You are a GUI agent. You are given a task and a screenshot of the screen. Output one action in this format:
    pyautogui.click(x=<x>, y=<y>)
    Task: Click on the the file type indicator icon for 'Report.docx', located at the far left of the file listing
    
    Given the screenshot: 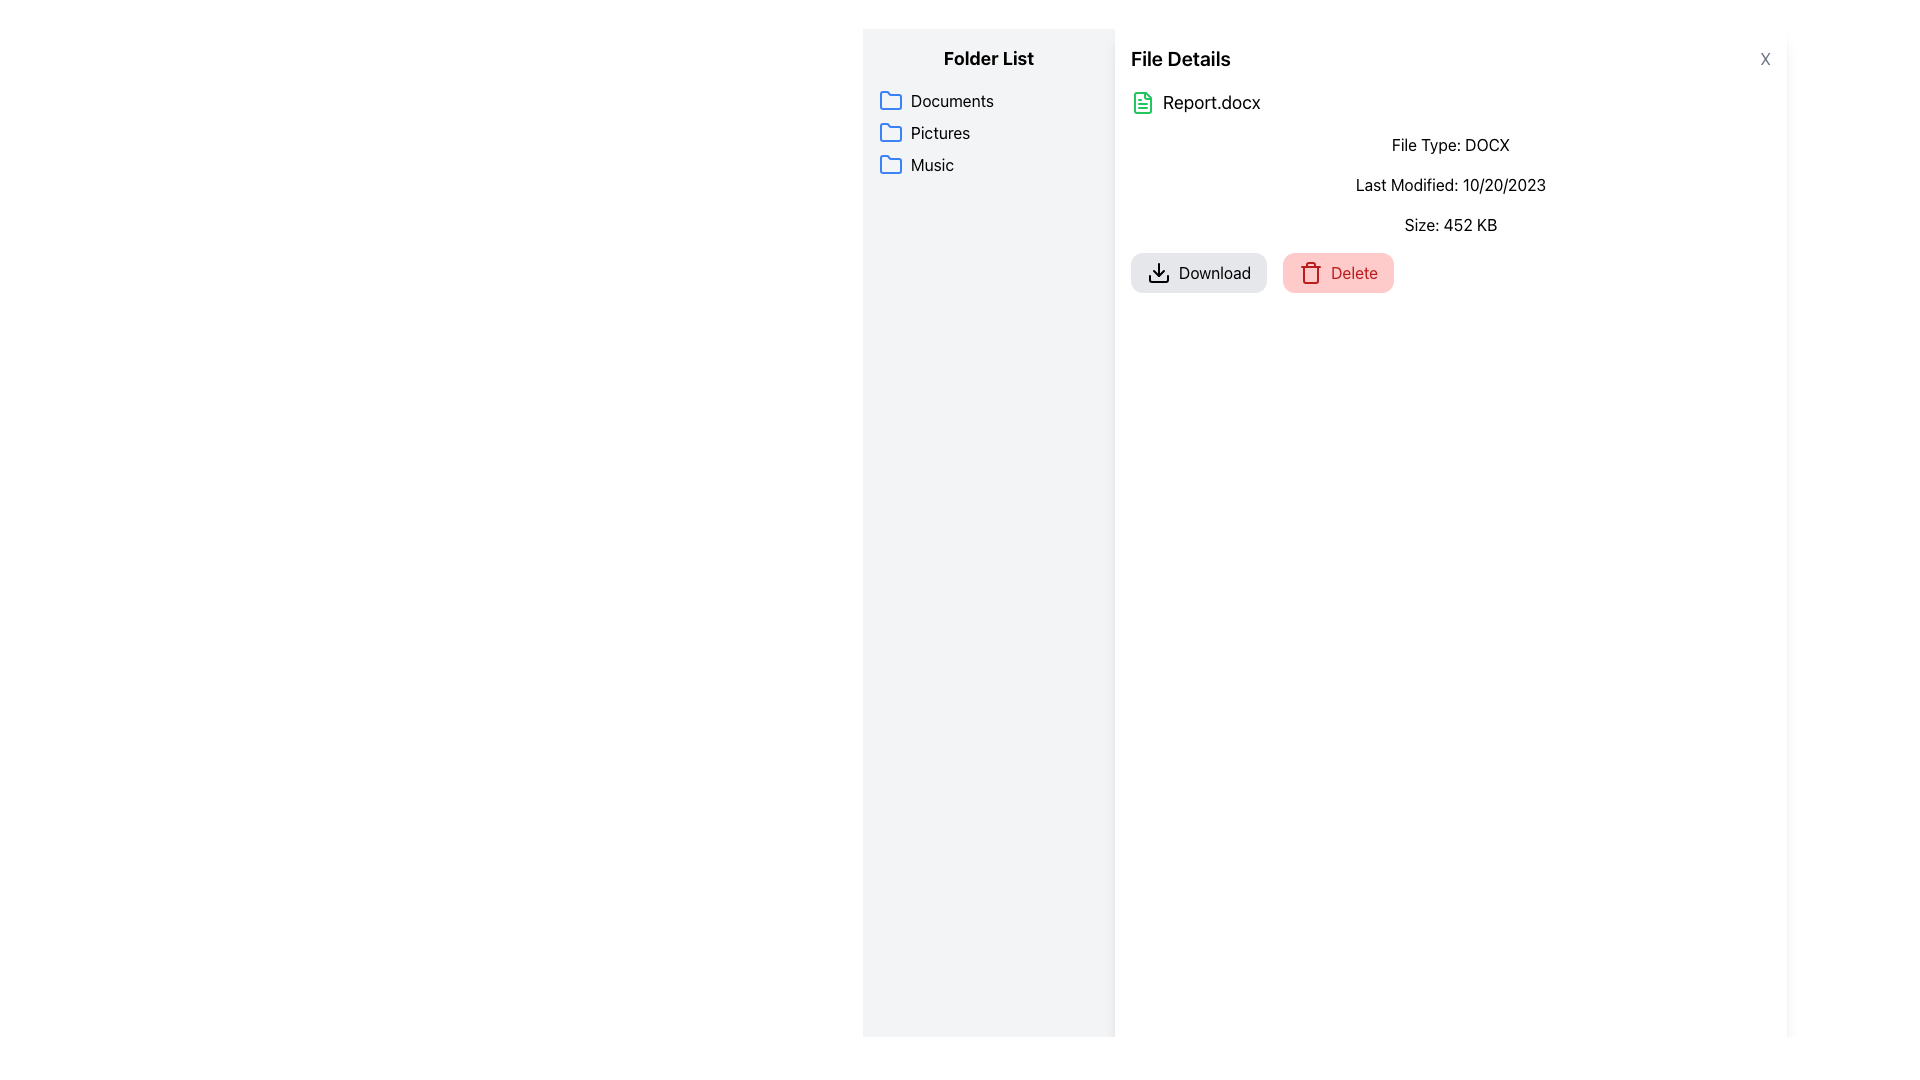 What is the action you would take?
    pyautogui.click(x=1142, y=103)
    